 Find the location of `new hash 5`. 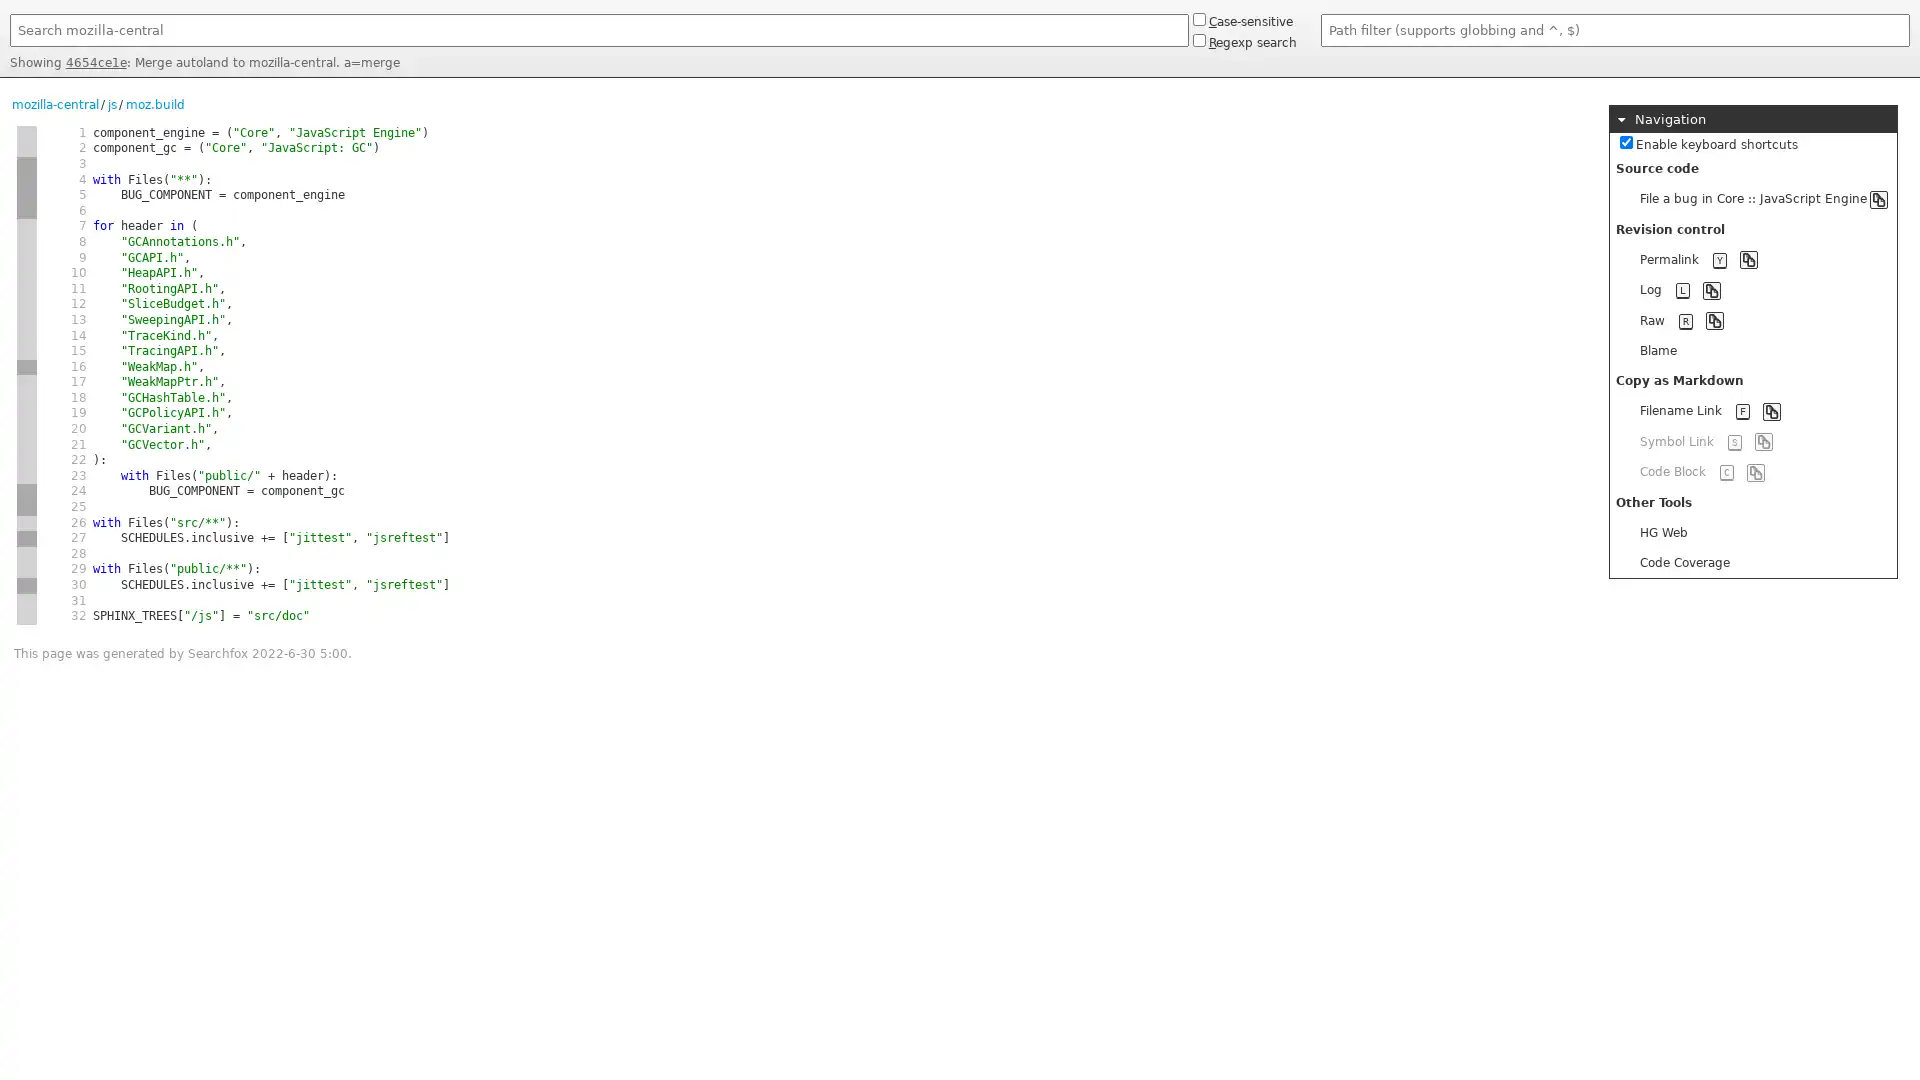

new hash 5 is located at coordinates (27, 600).